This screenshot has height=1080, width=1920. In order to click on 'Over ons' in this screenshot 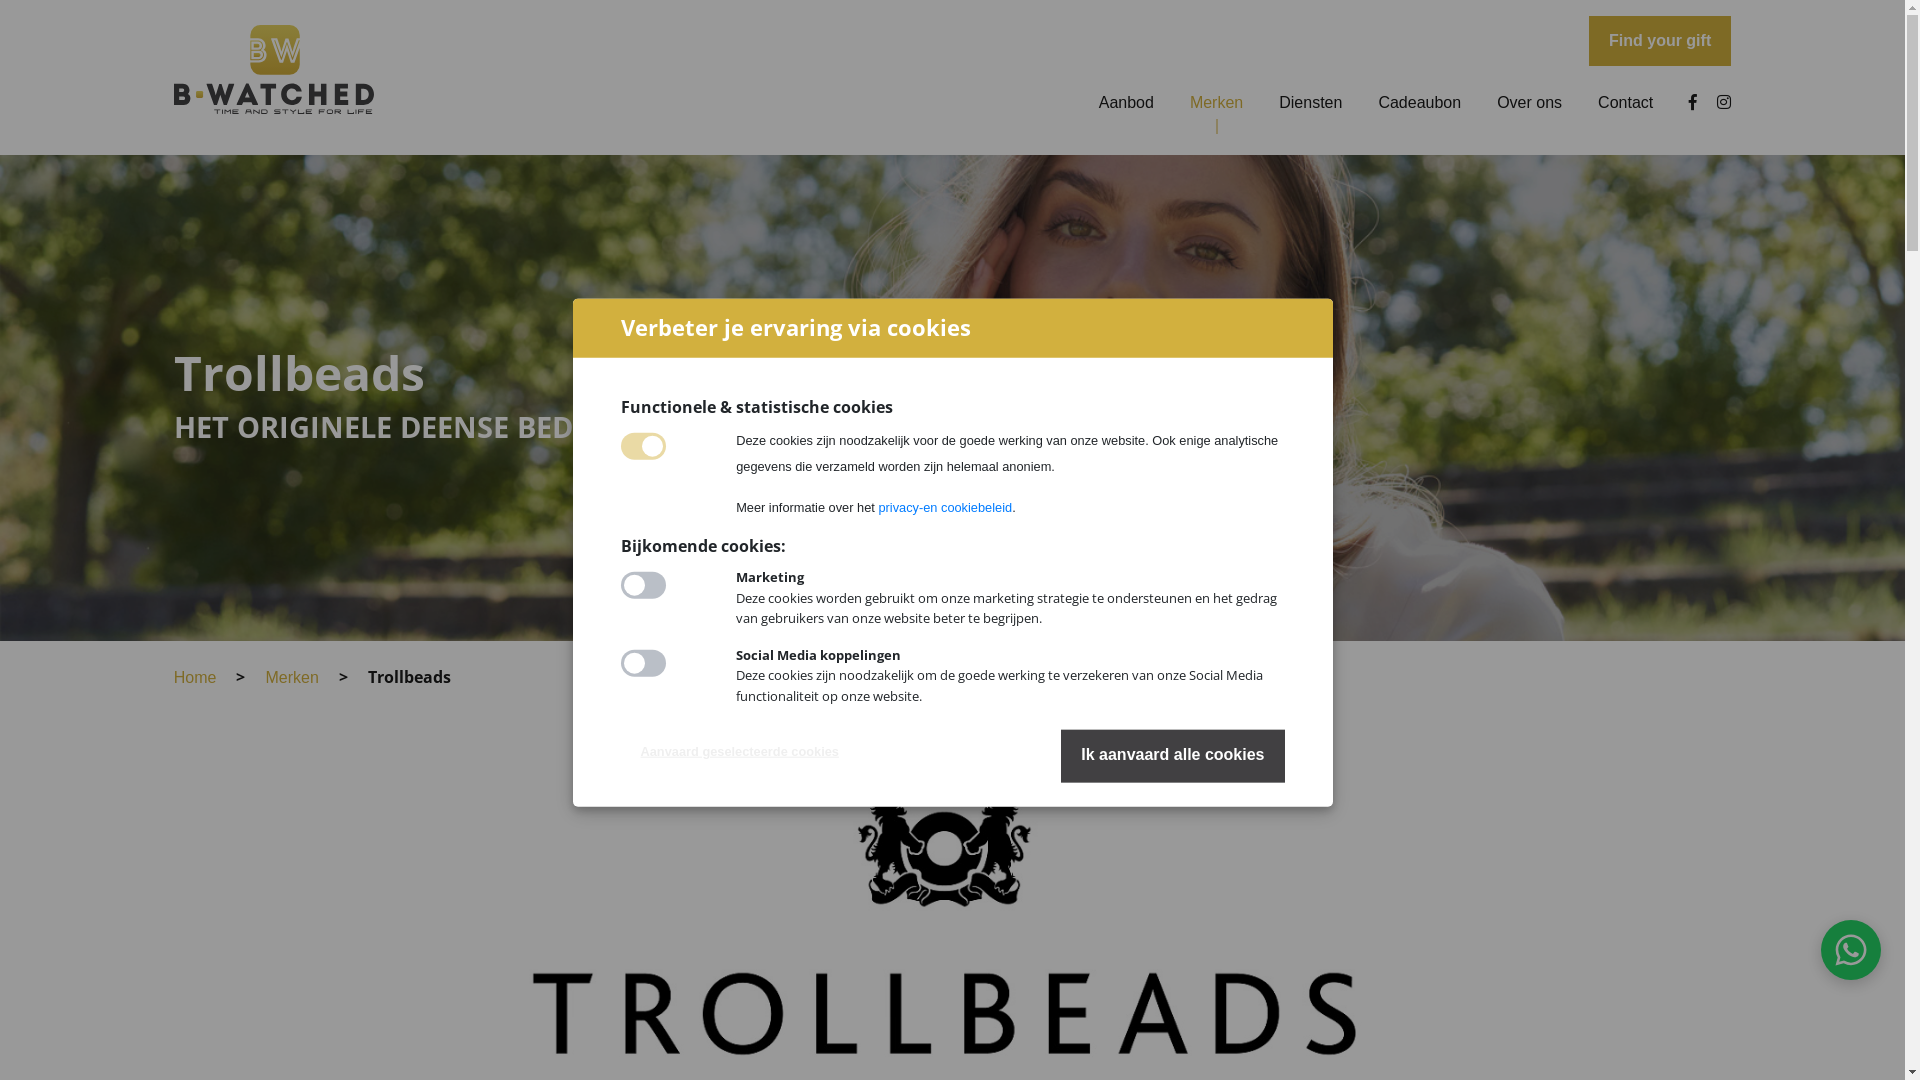, I will do `click(1528, 102)`.